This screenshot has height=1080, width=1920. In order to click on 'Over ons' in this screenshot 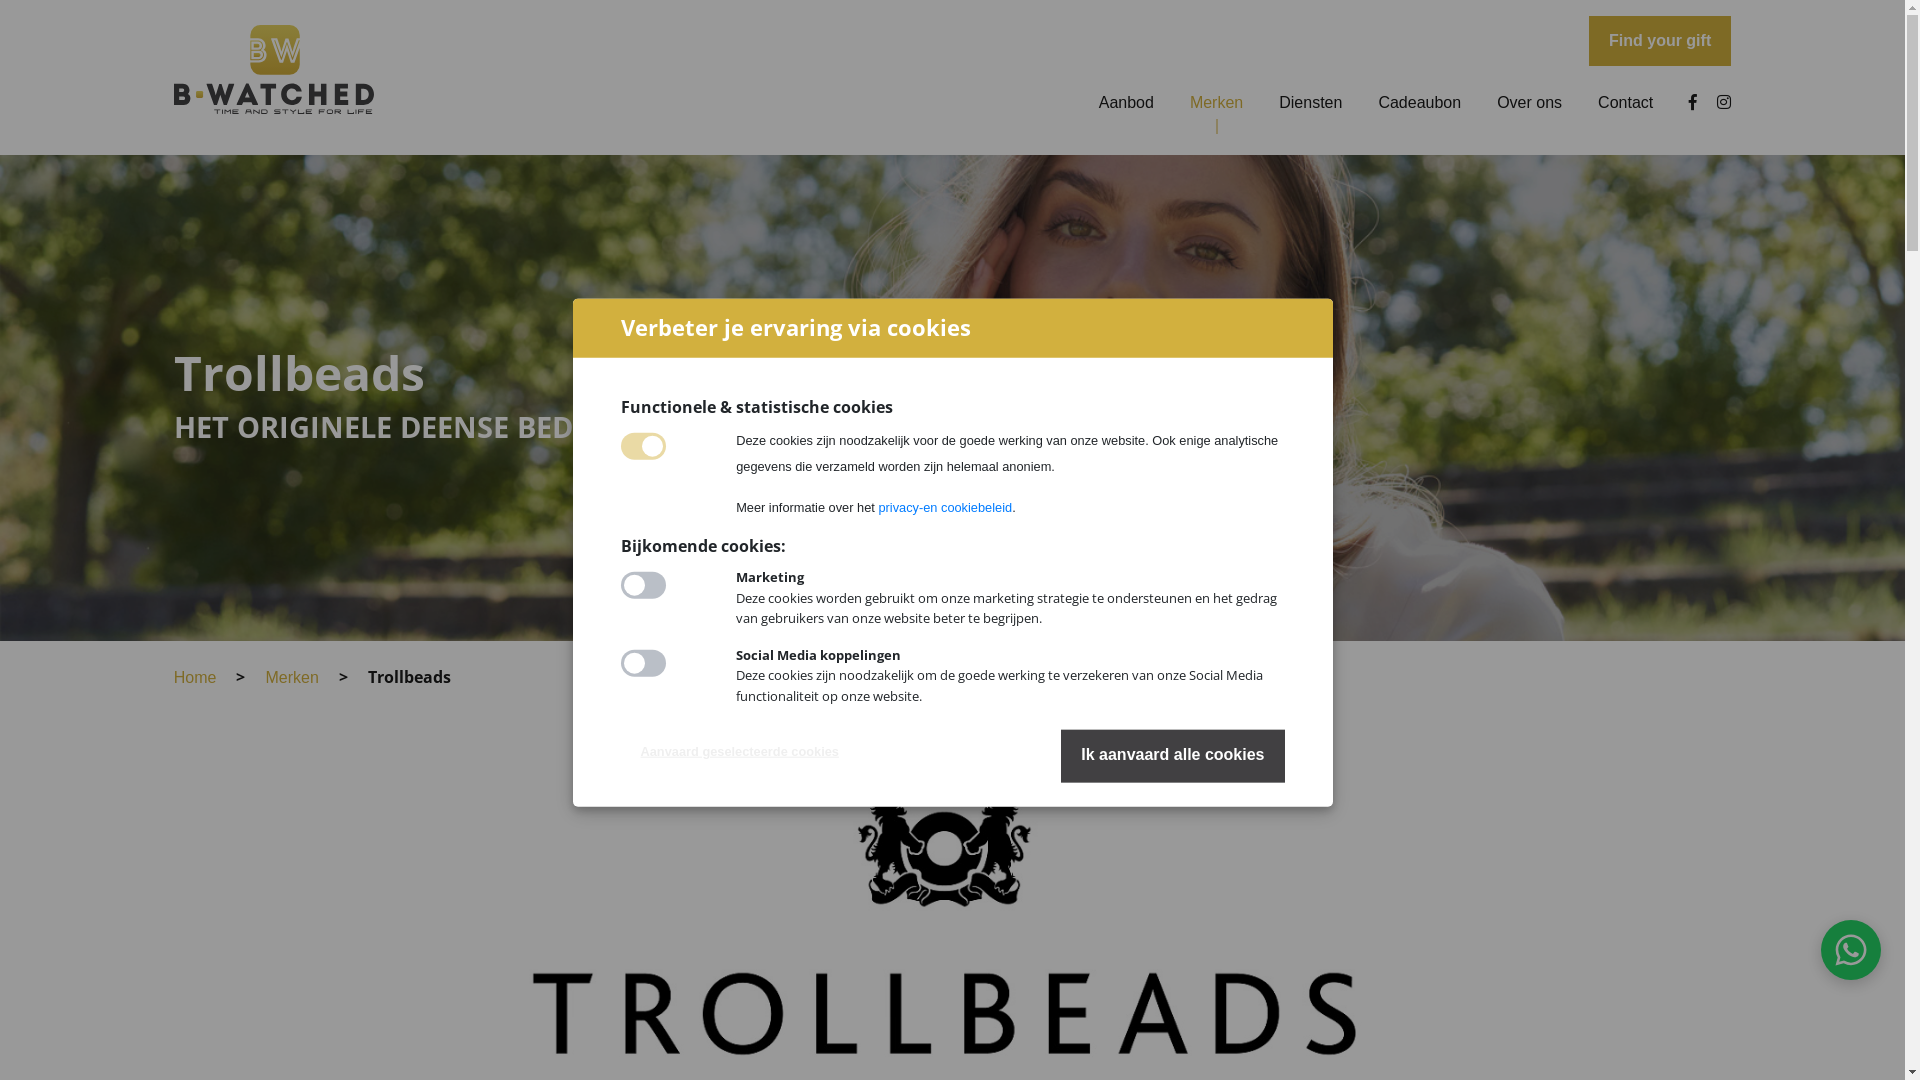, I will do `click(1528, 102)`.